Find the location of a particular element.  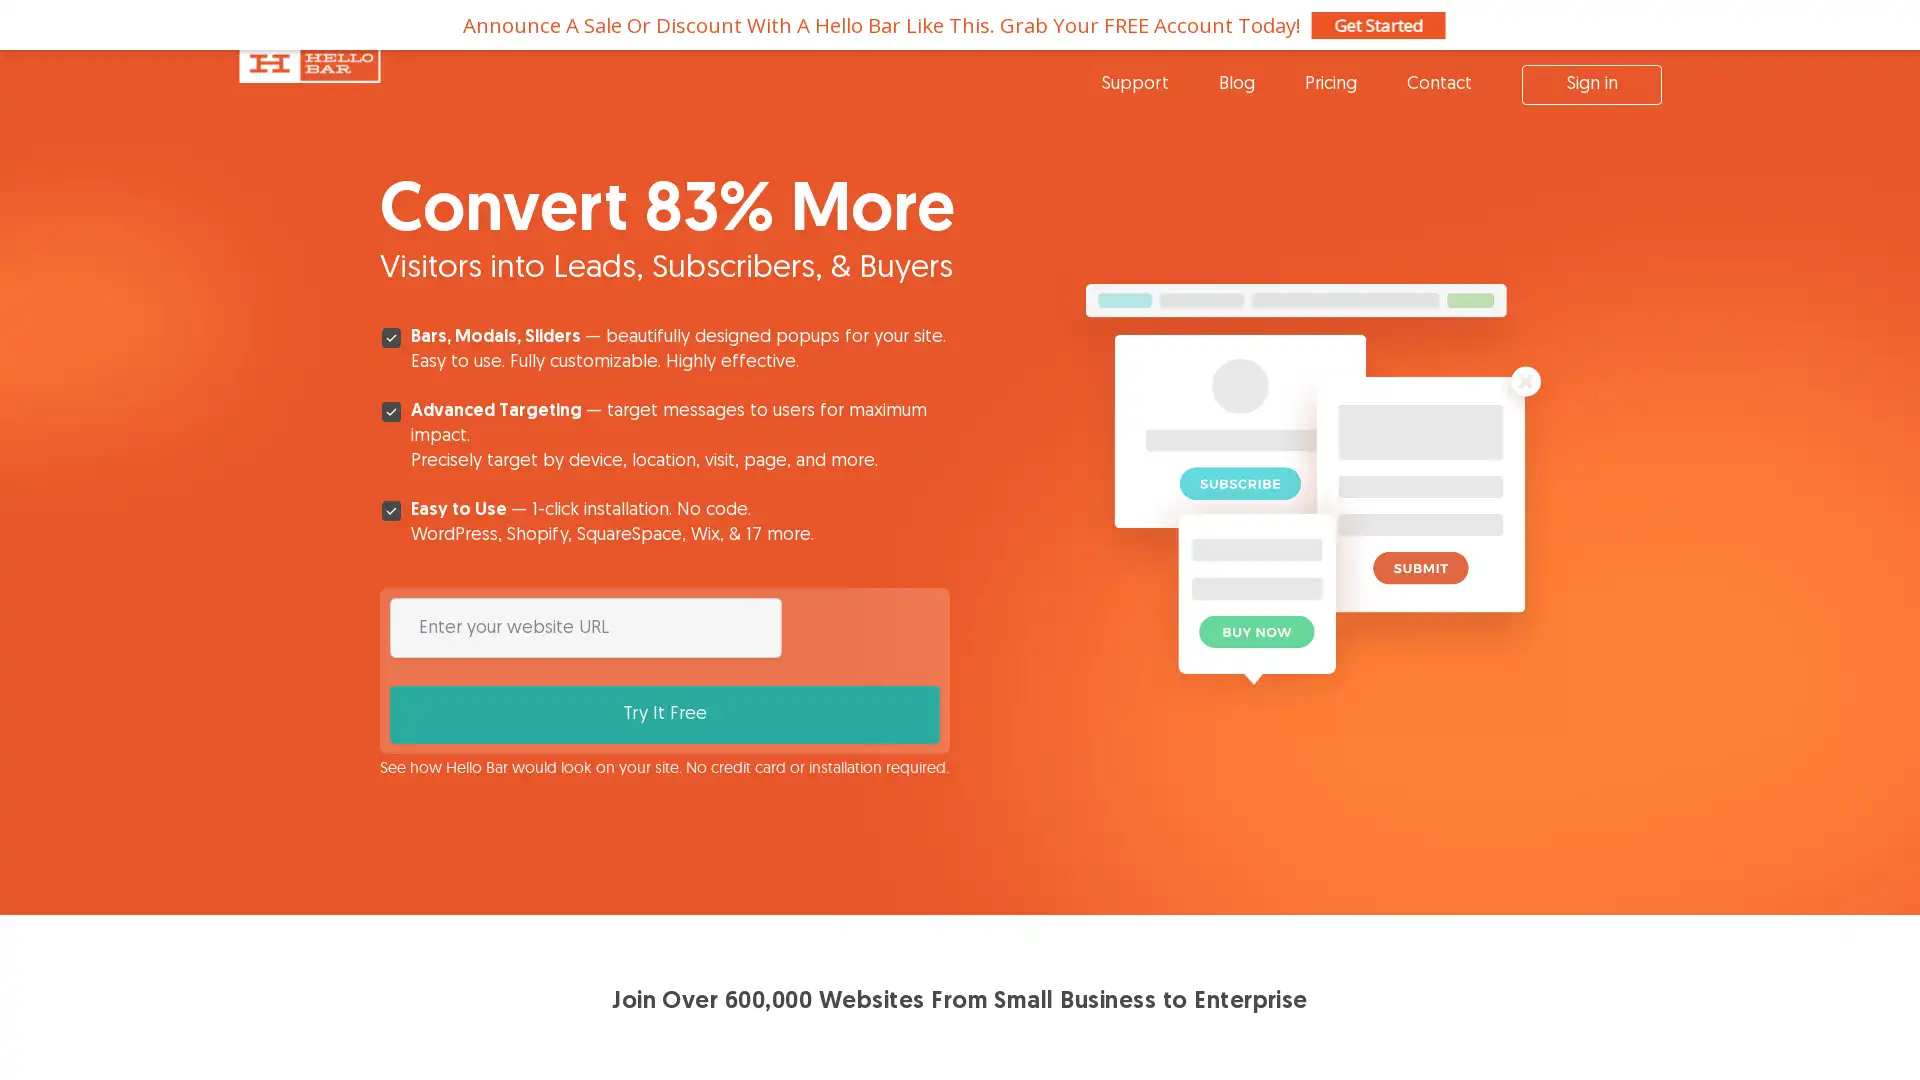

Try It Free is located at coordinates (865, 626).